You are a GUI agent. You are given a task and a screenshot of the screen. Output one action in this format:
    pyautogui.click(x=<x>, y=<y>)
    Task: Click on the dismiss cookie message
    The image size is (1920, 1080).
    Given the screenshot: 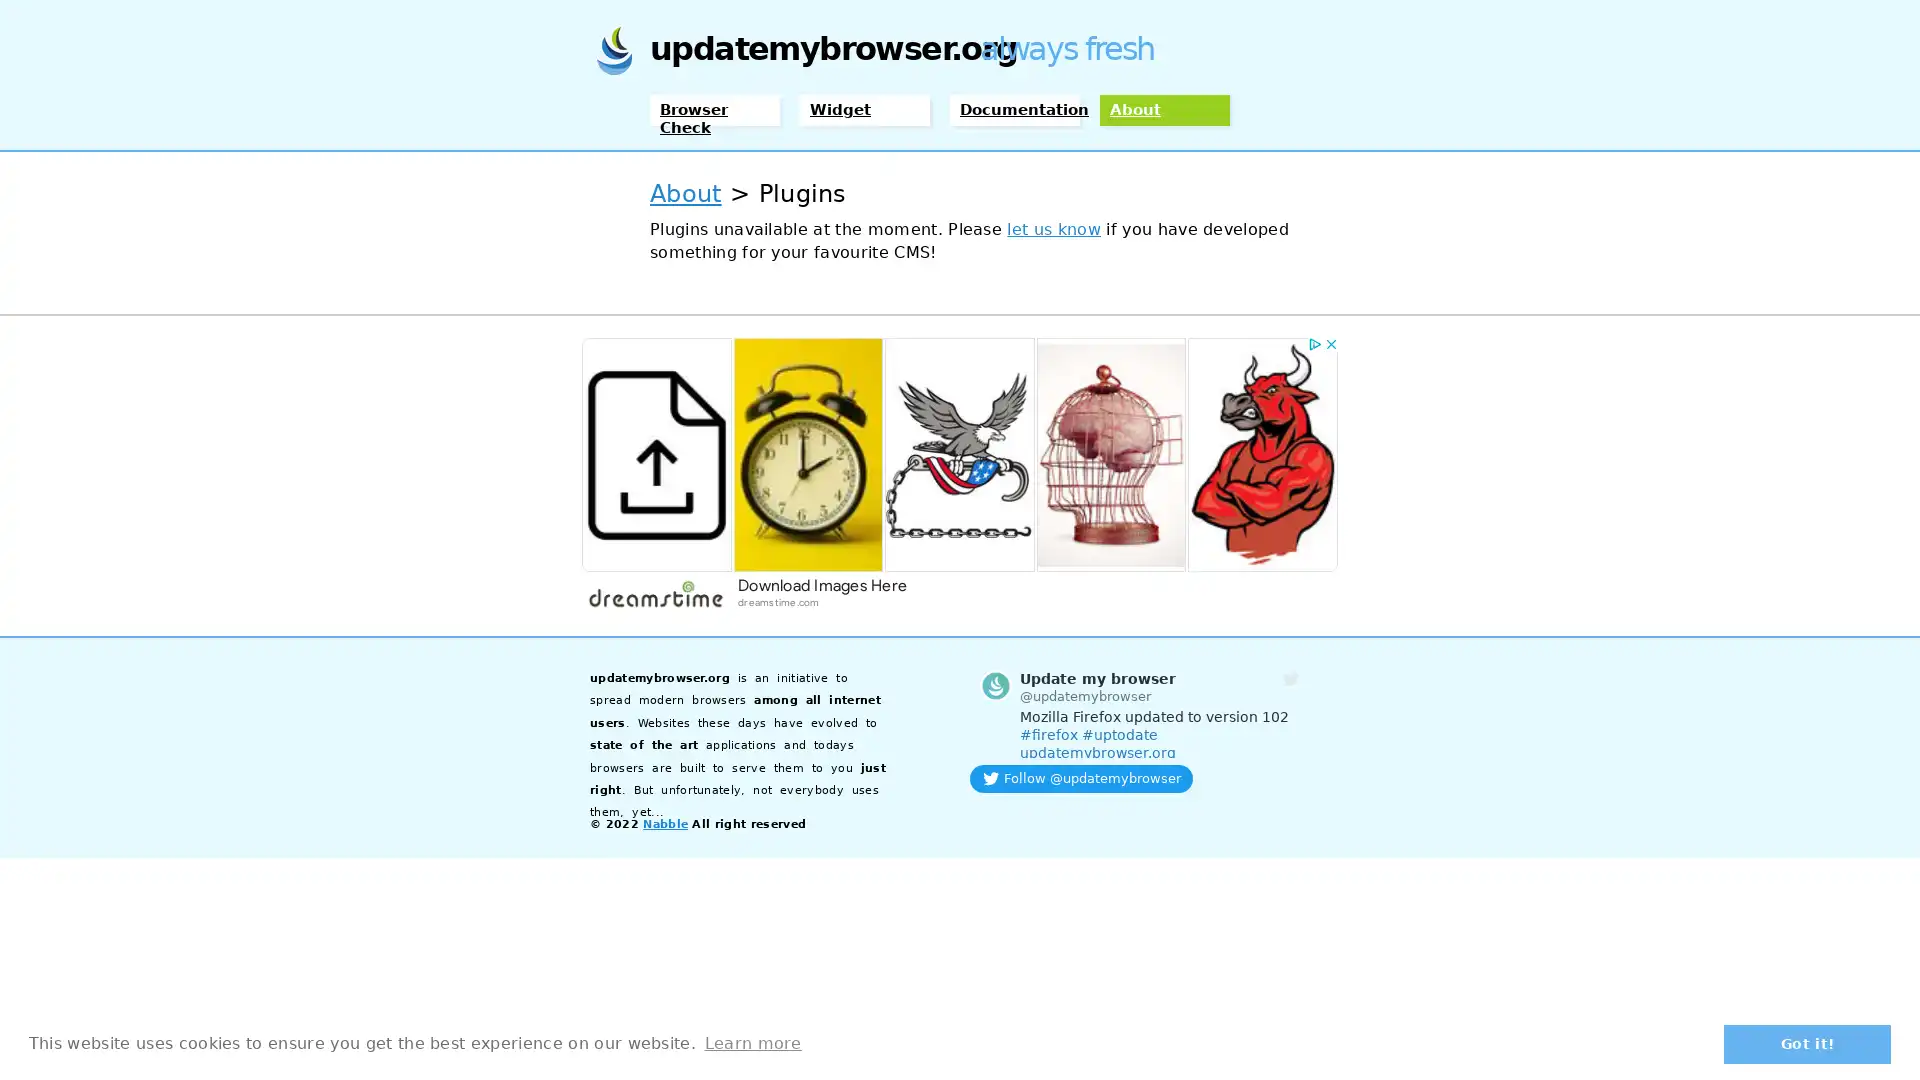 What is the action you would take?
    pyautogui.click(x=1807, y=1043)
    